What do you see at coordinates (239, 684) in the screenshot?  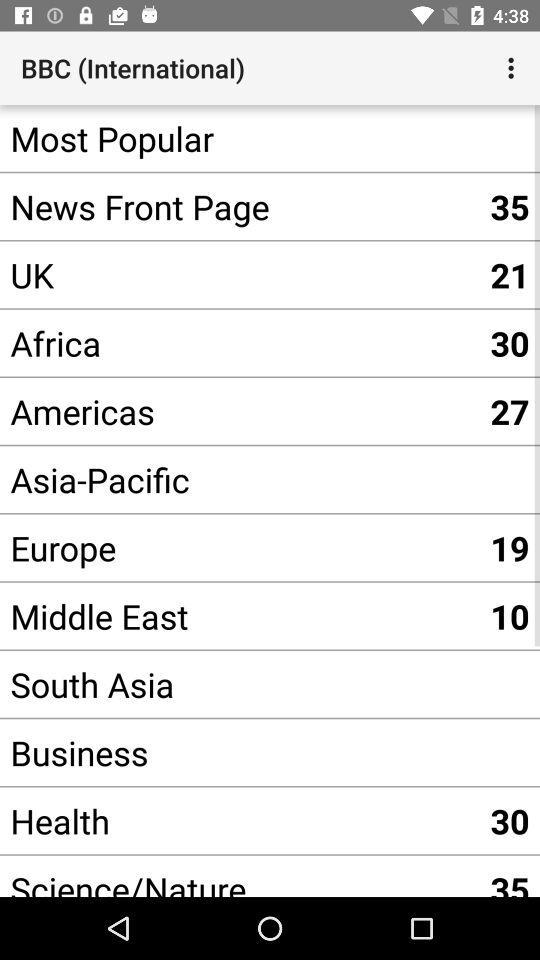 I see `the south asia app` at bounding box center [239, 684].